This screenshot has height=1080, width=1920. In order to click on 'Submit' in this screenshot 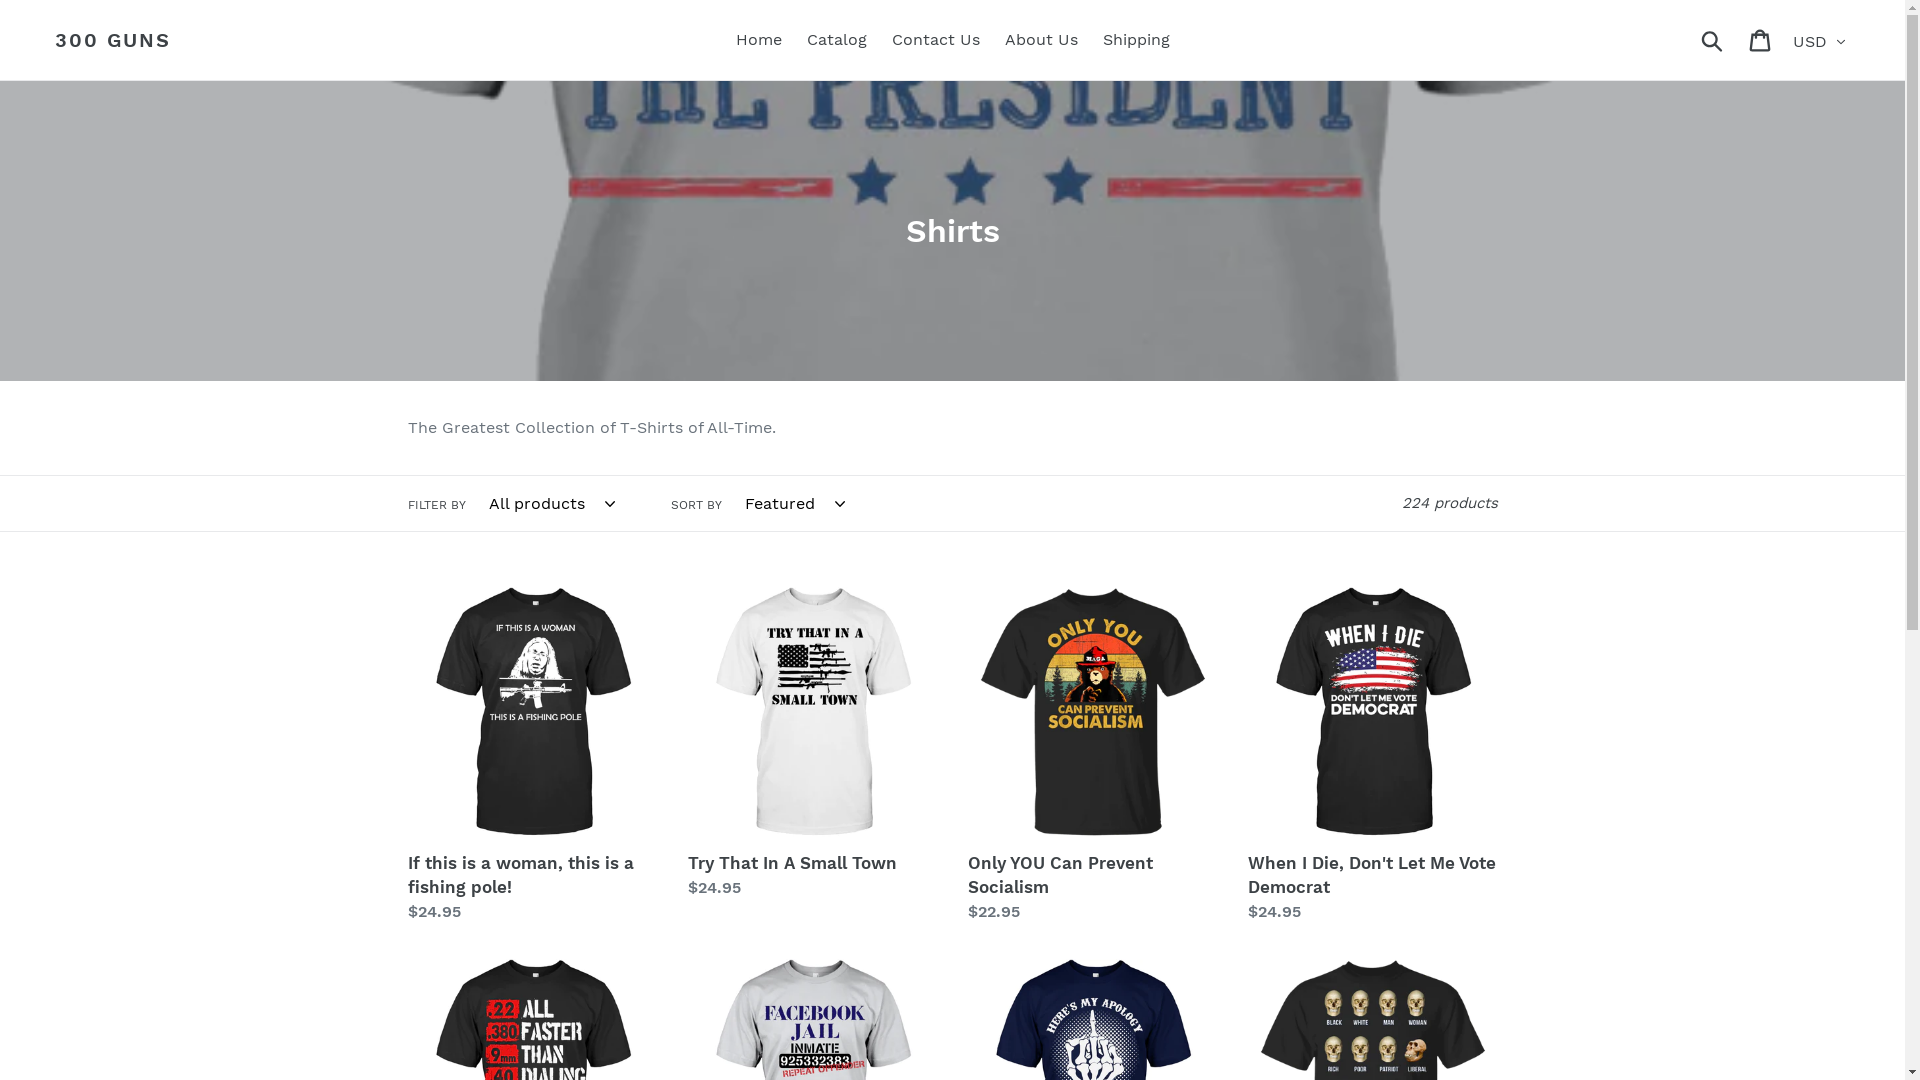, I will do `click(1712, 39)`.